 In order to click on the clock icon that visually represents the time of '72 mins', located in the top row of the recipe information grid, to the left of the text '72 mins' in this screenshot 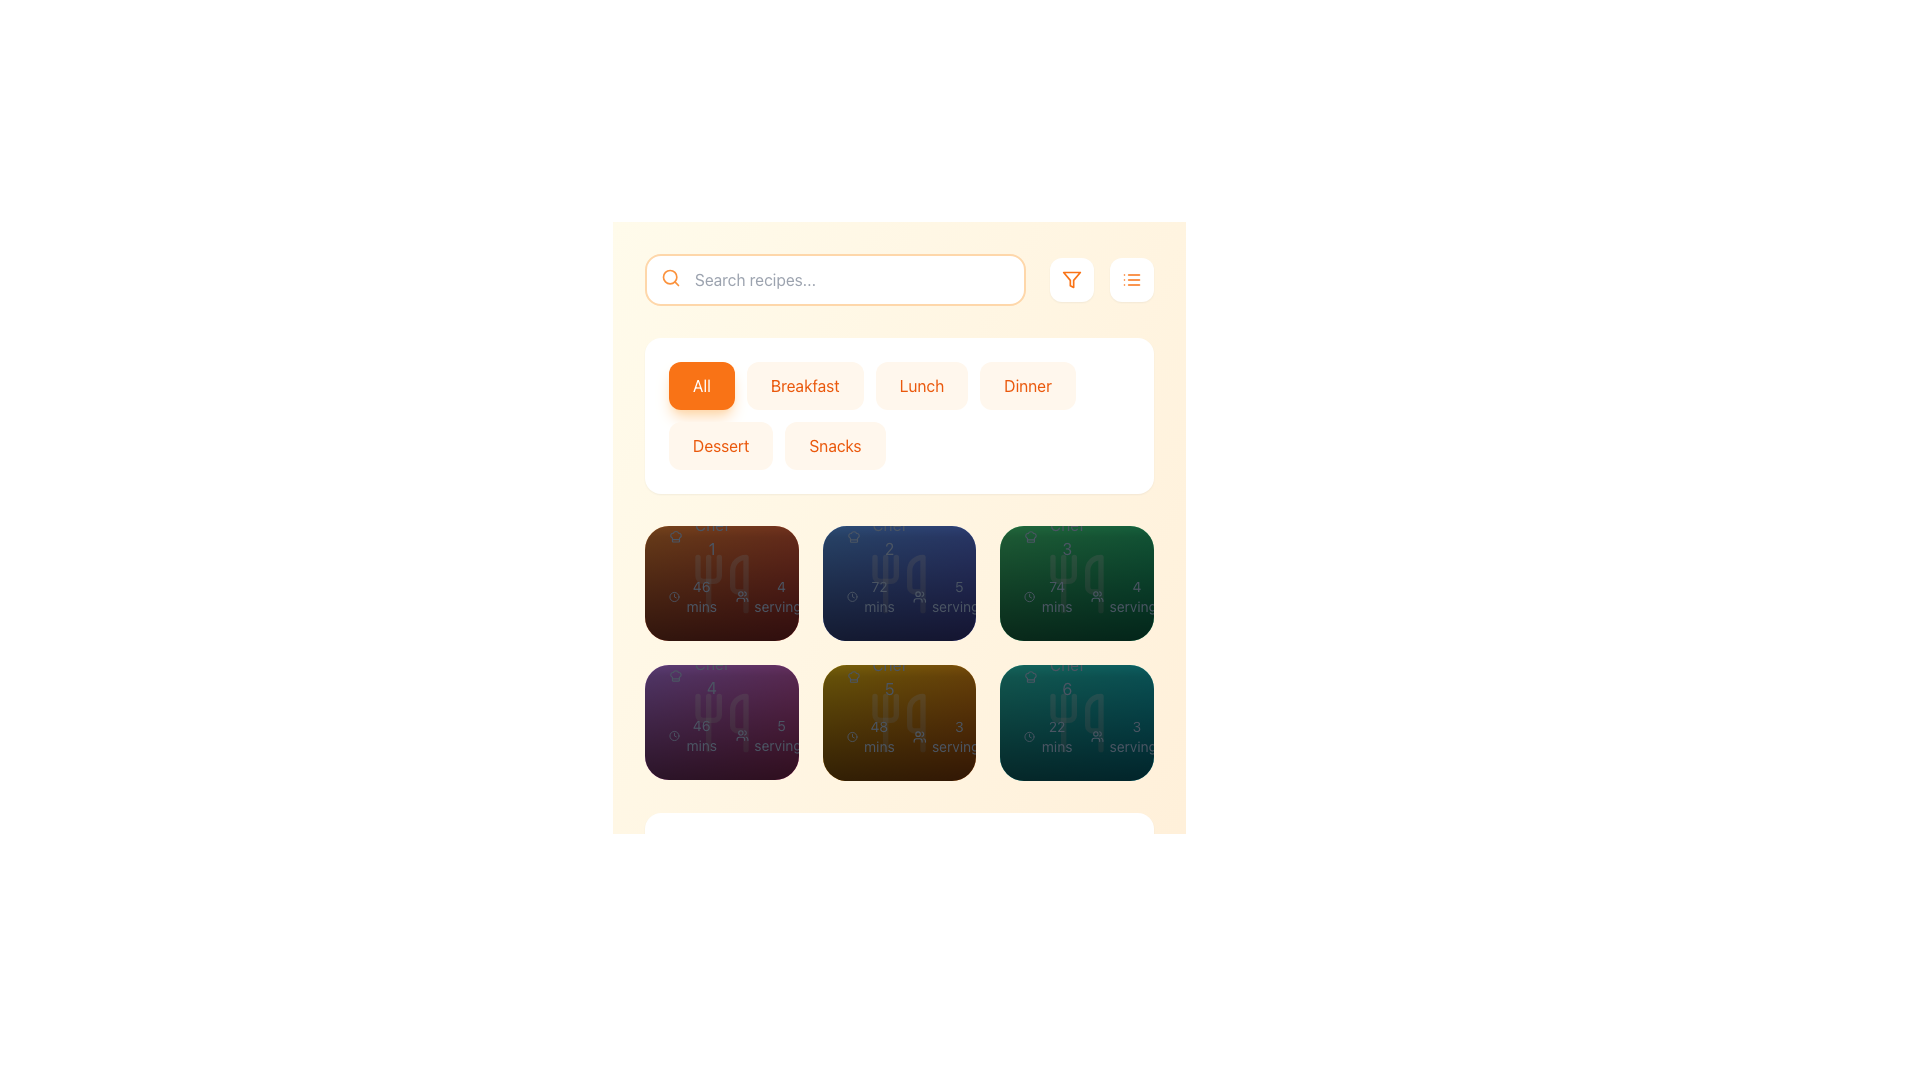, I will do `click(852, 596)`.